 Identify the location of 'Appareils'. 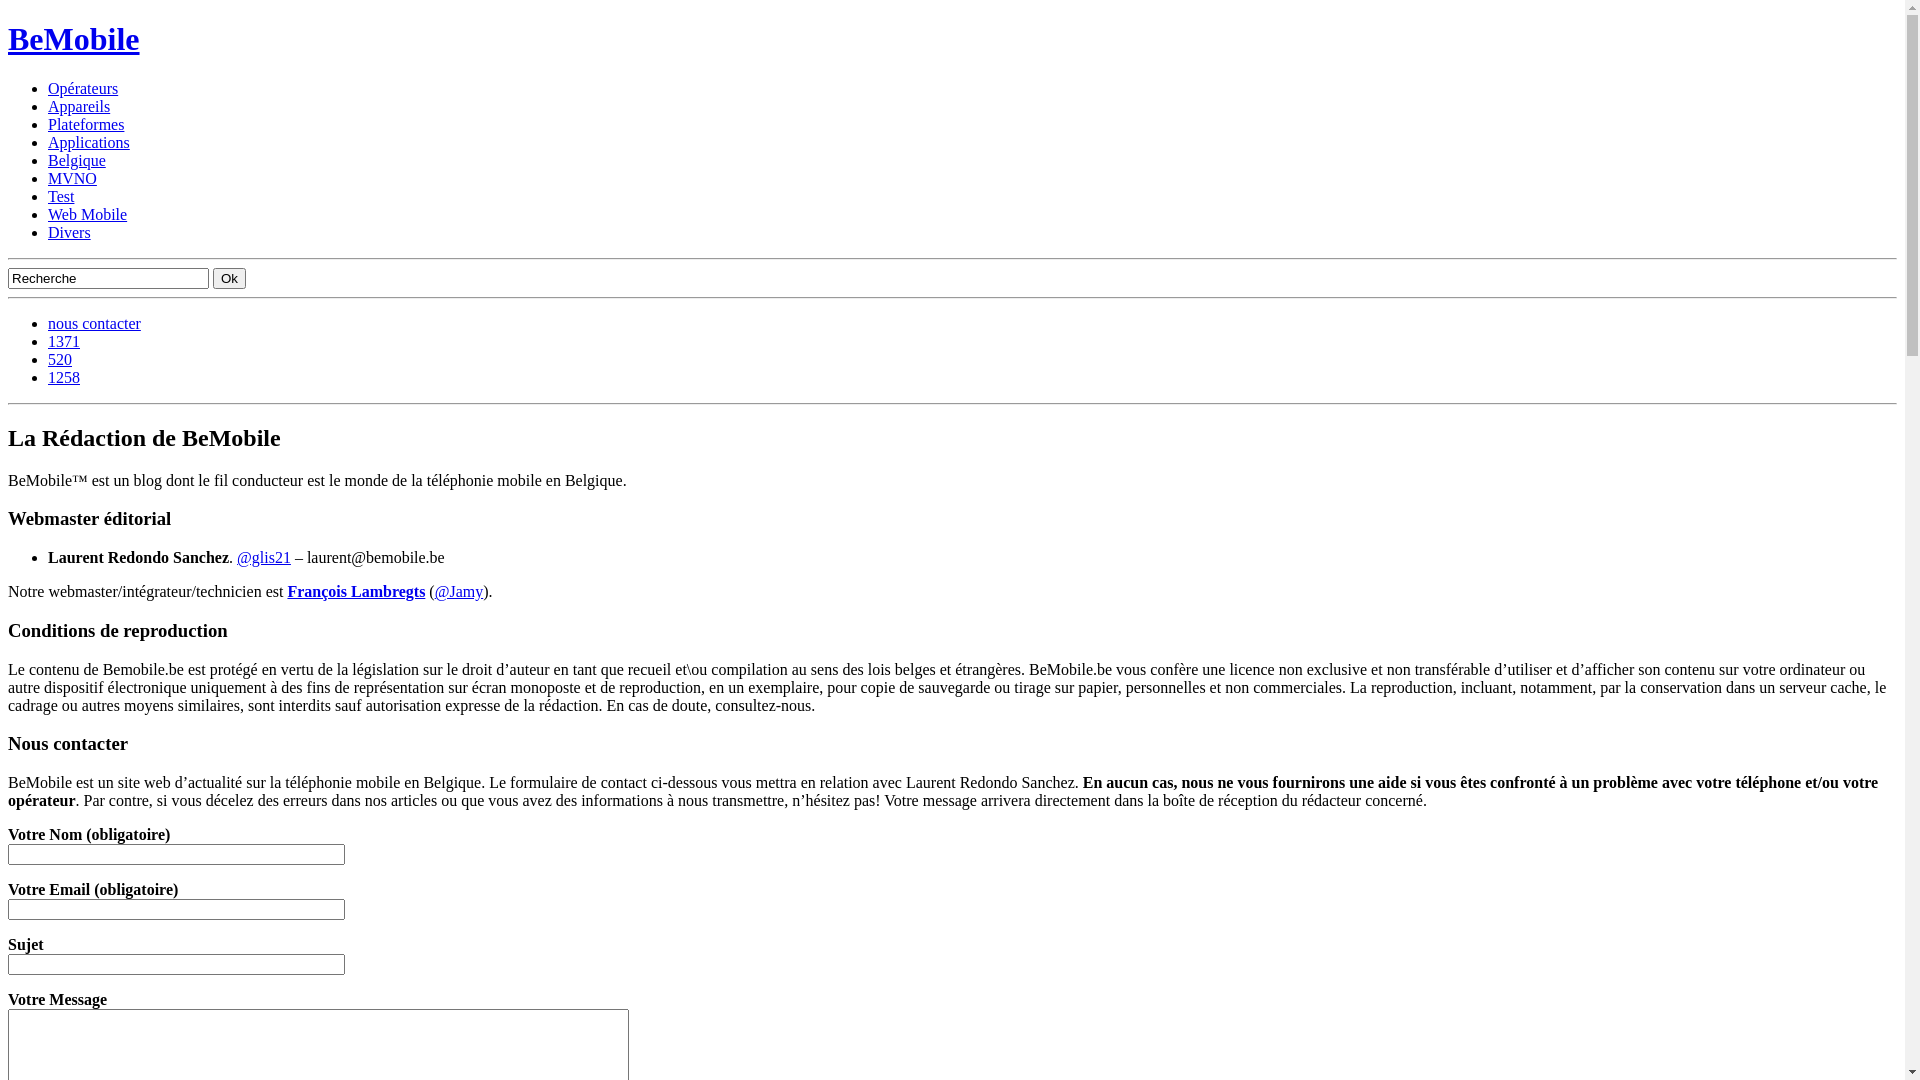
(48, 106).